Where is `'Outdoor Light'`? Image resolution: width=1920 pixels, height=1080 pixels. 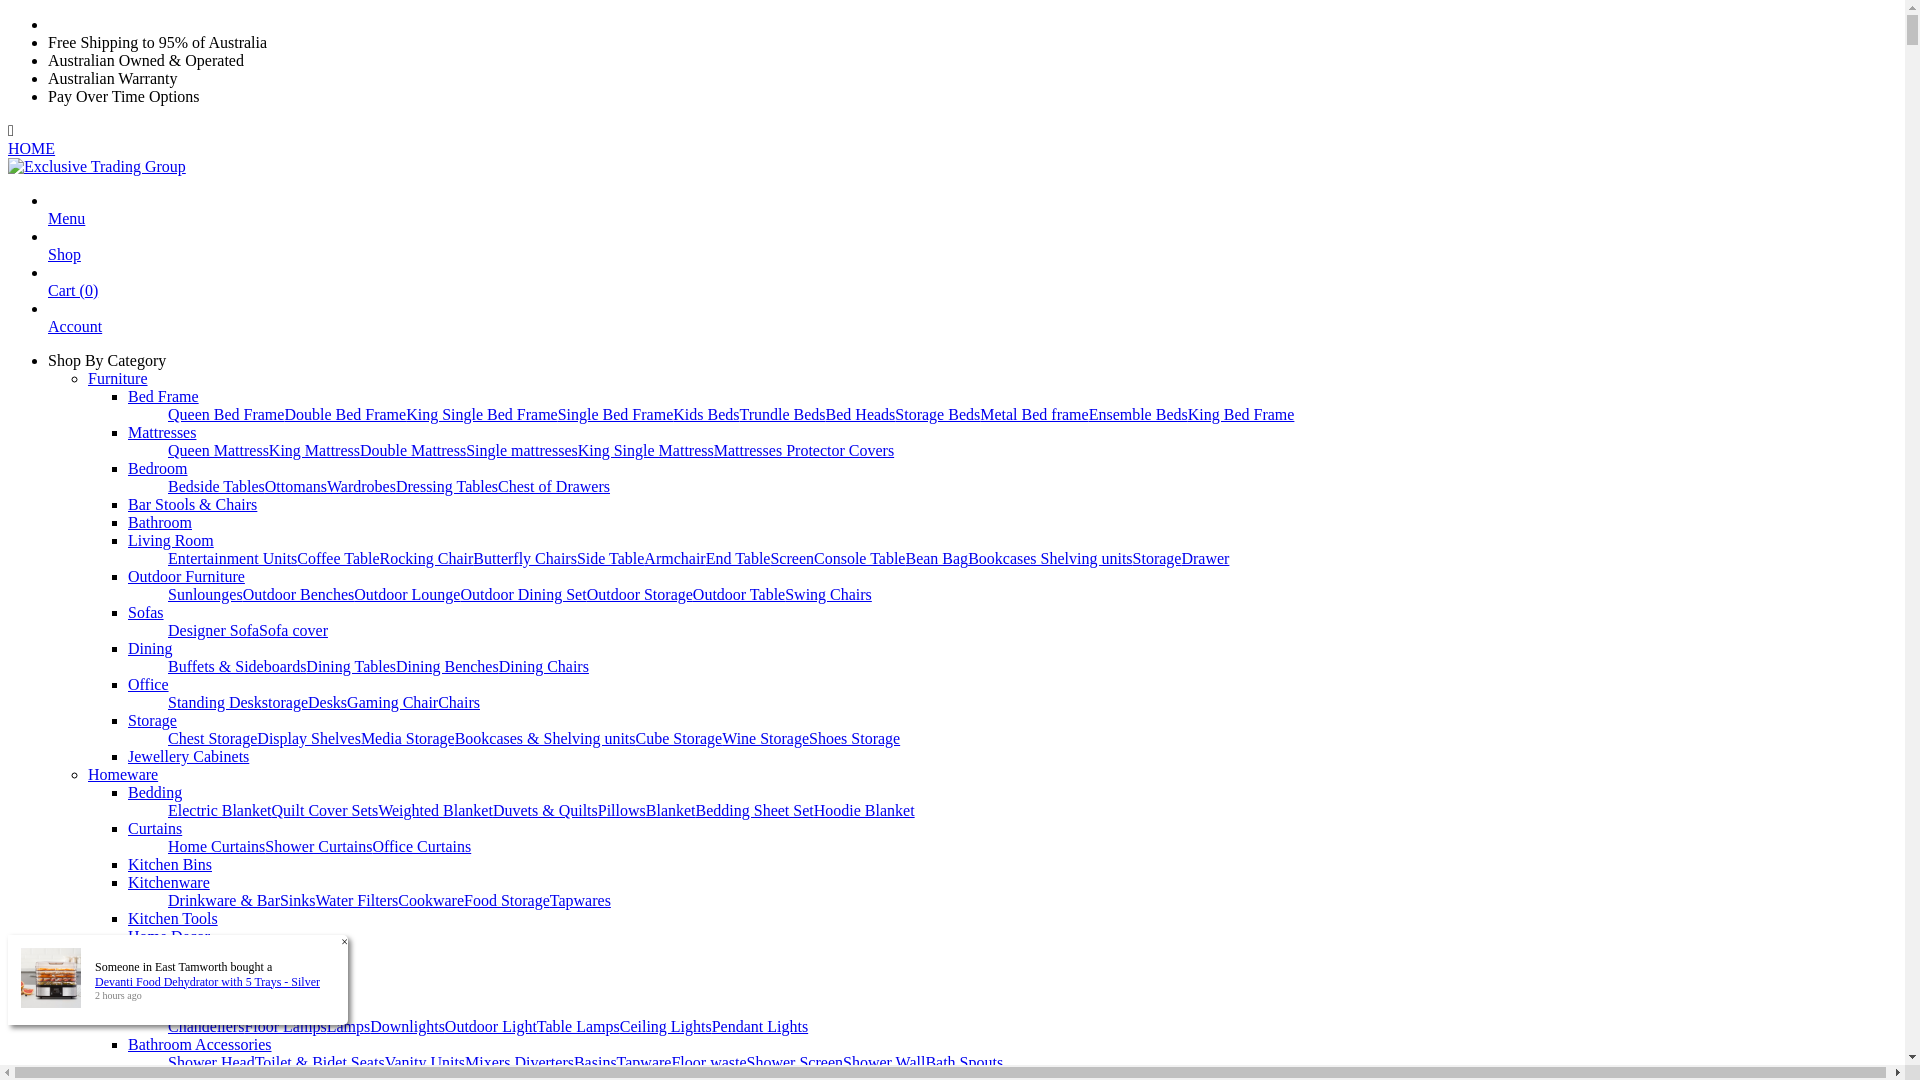
'Outdoor Light' is located at coordinates (490, 1026).